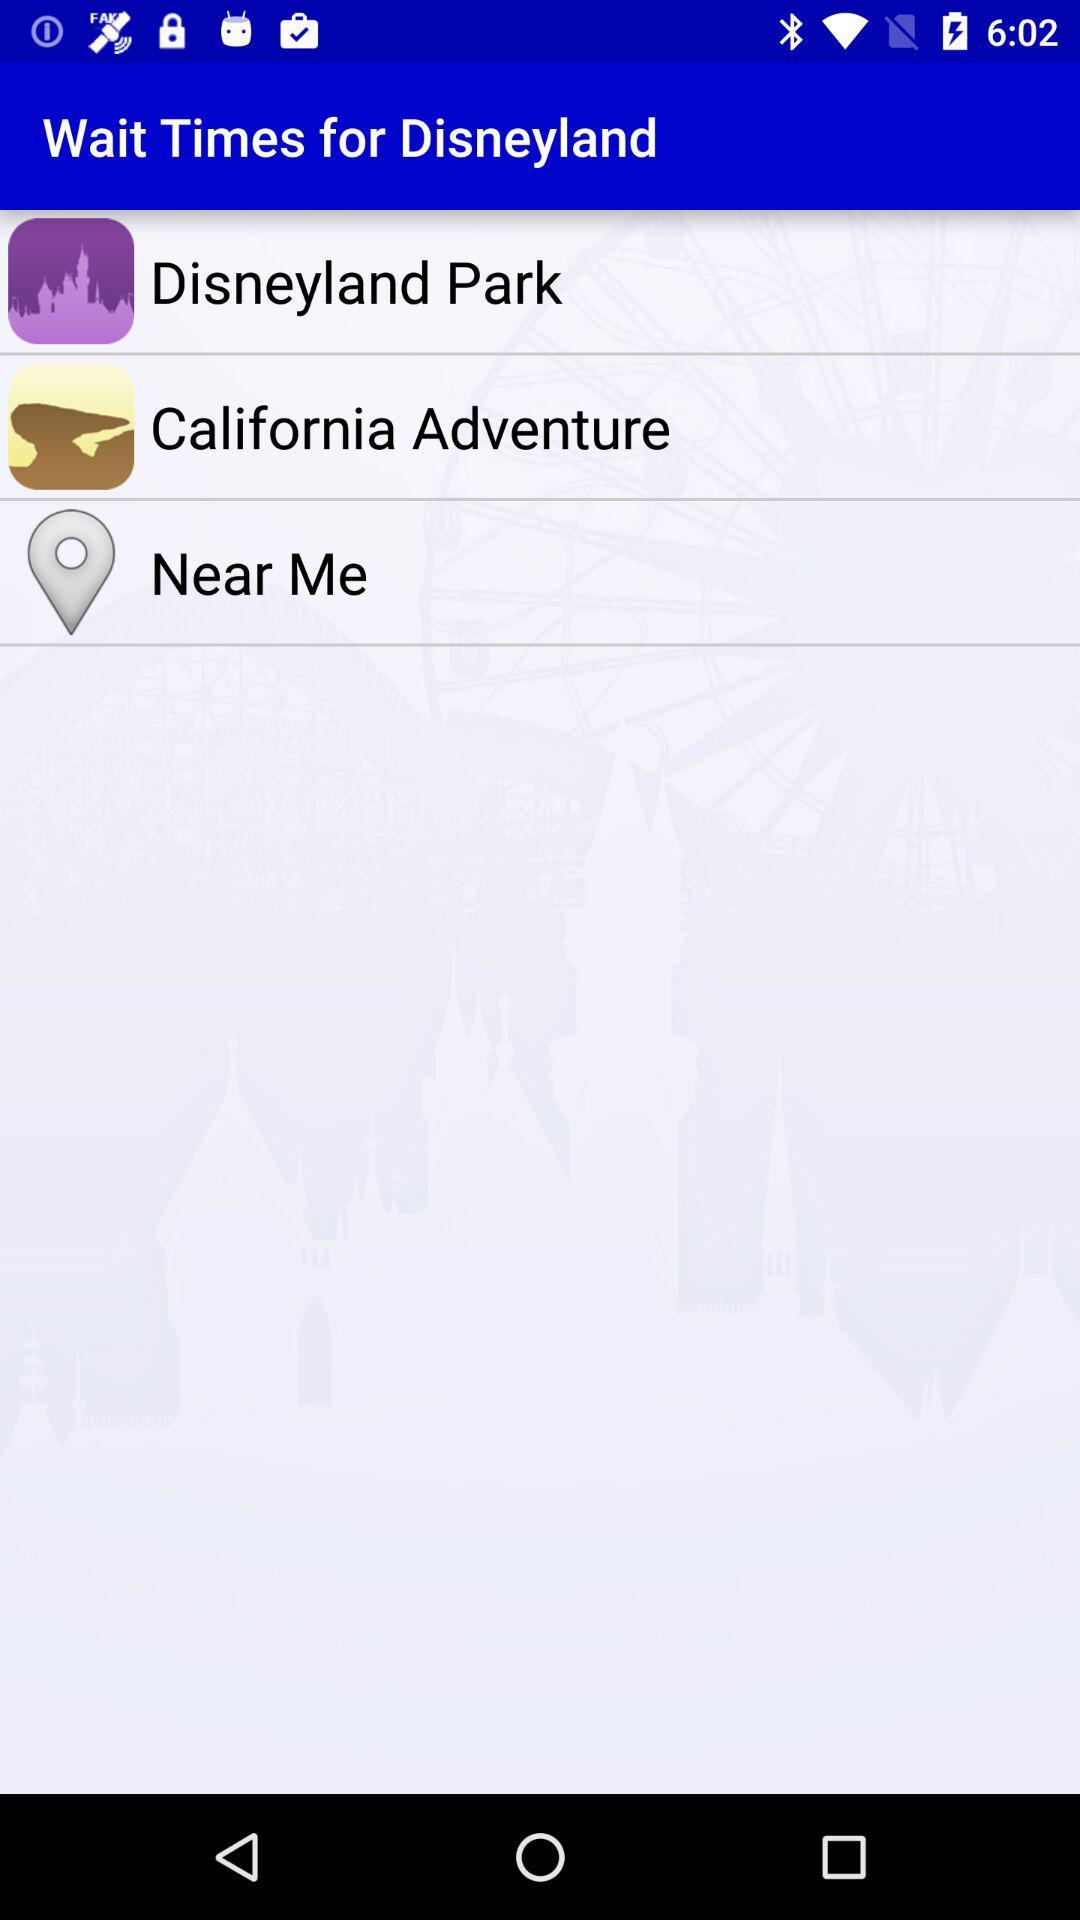  Describe the element at coordinates (609, 280) in the screenshot. I see `disneyland park` at that location.